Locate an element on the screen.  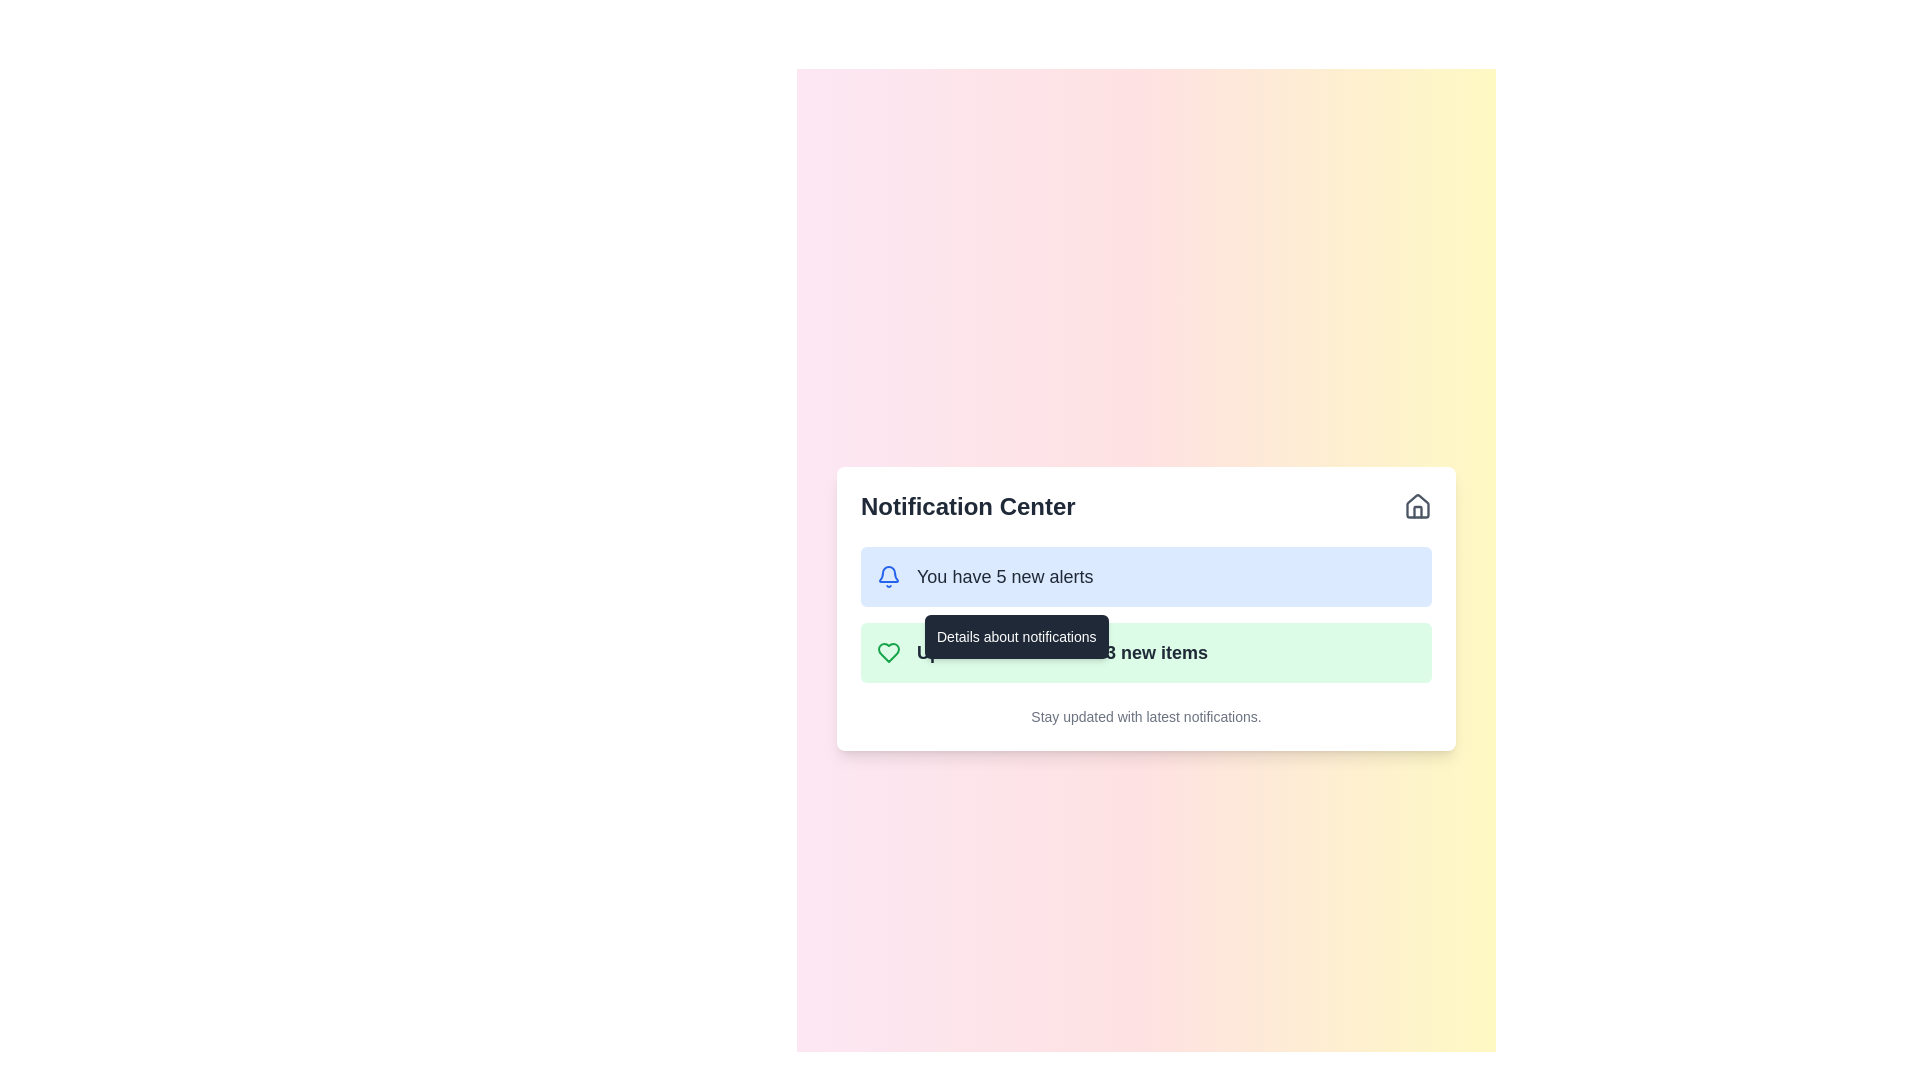
the header text labeled 'Notification Center', which is styled in bold and prominently positioned in the upper-left section of the notification panel is located at coordinates (968, 505).